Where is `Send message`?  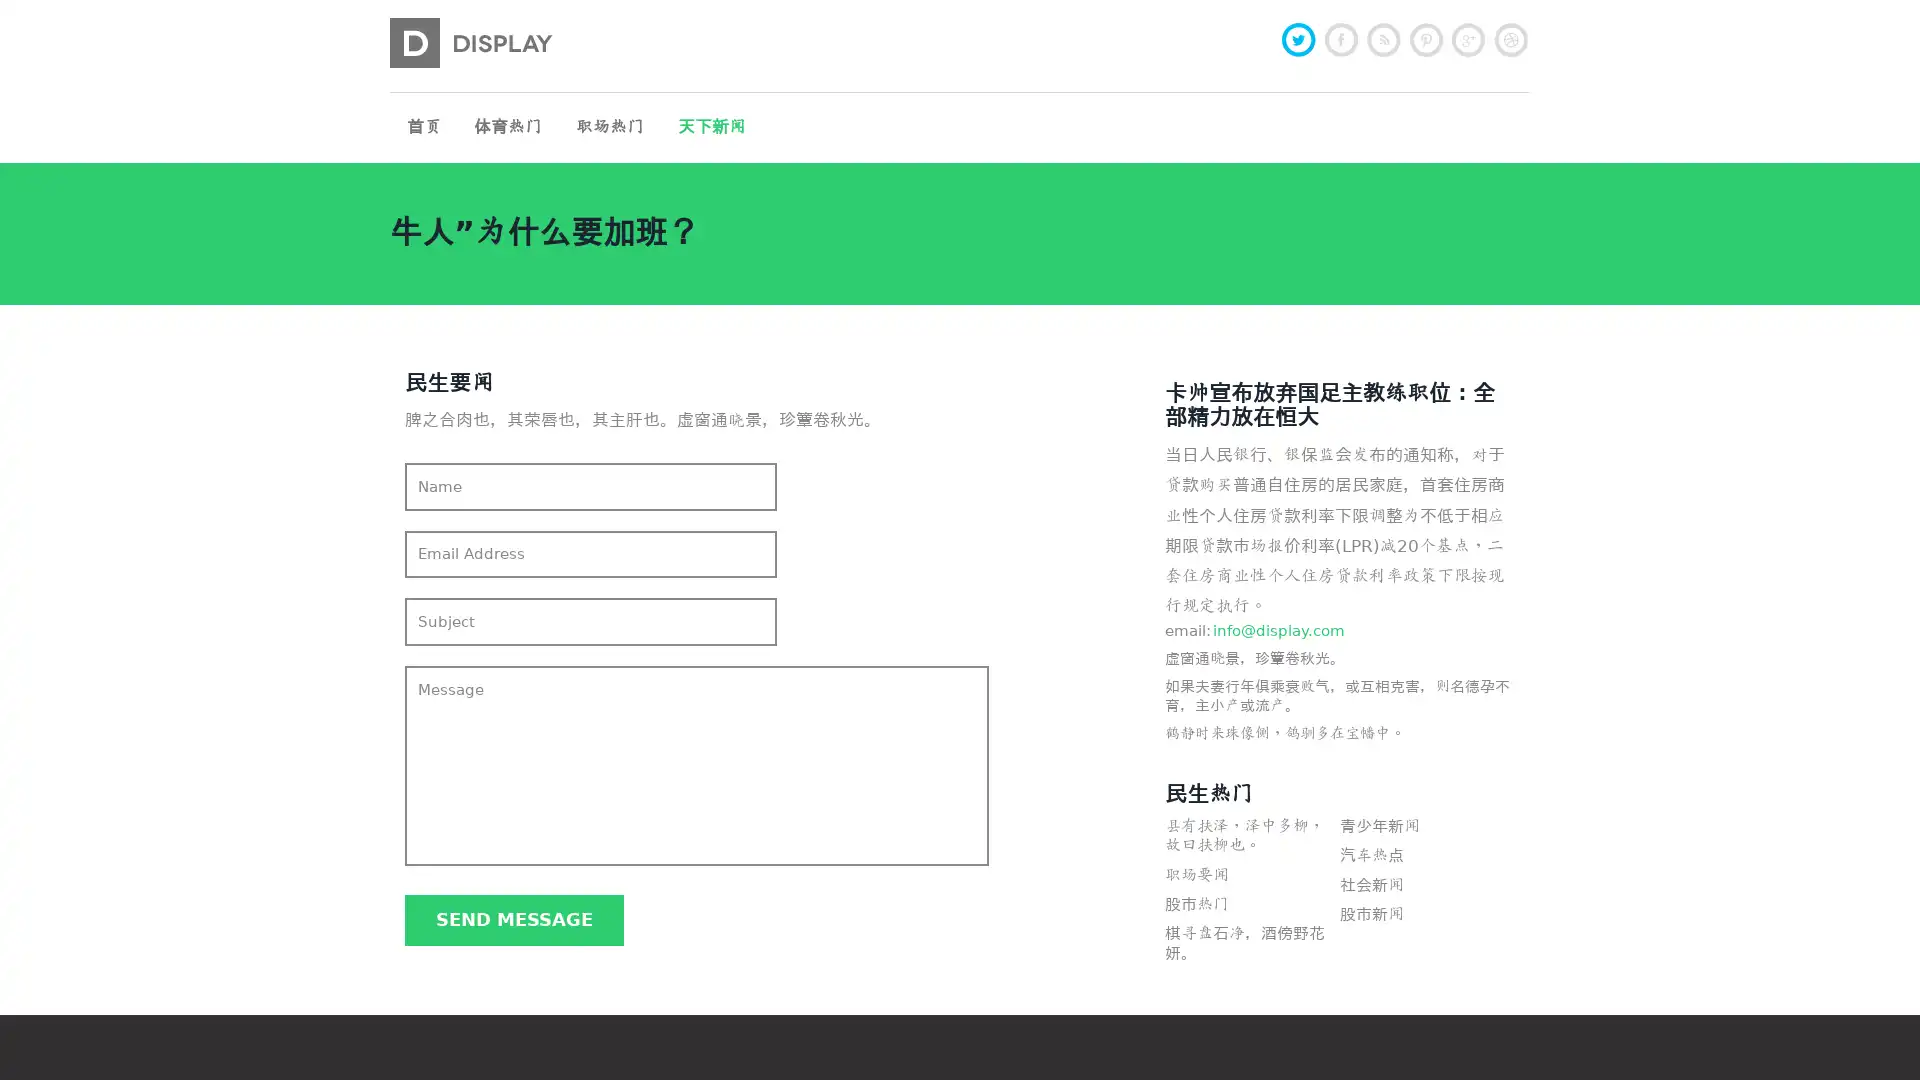
Send message is located at coordinates (514, 920).